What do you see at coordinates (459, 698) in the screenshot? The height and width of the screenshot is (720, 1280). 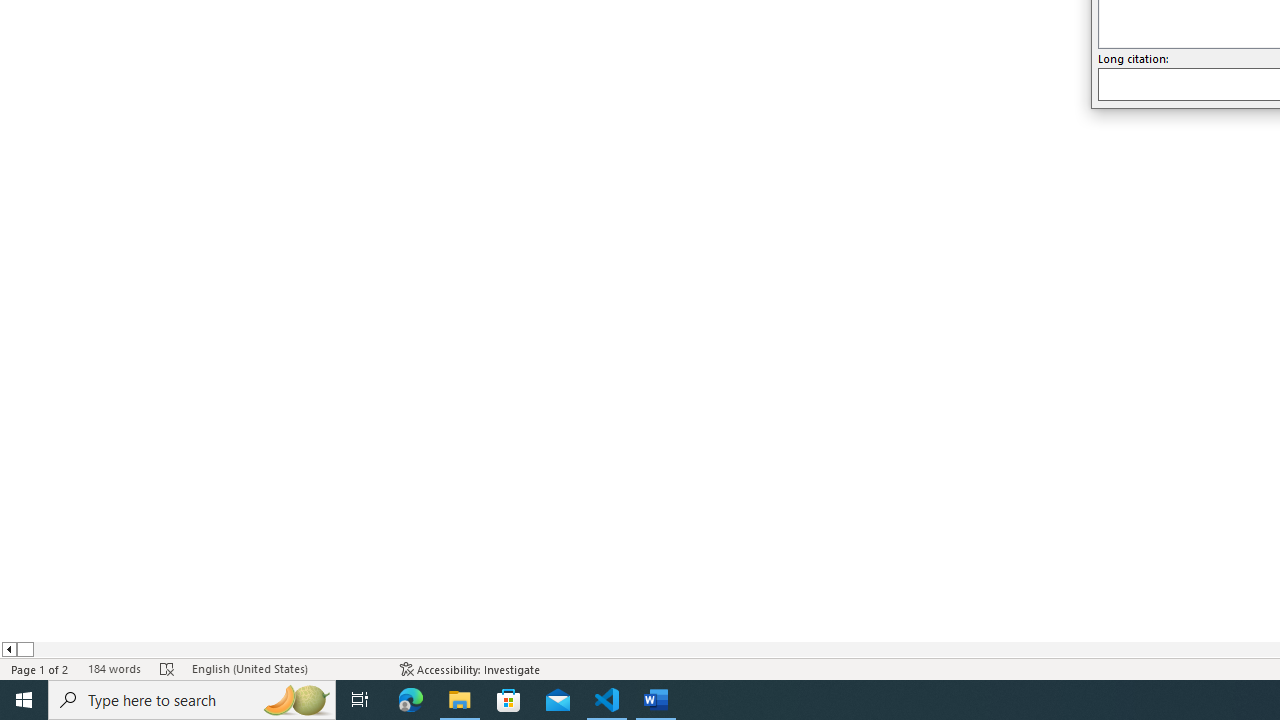 I see `'File Explorer - 1 running window'` at bounding box center [459, 698].